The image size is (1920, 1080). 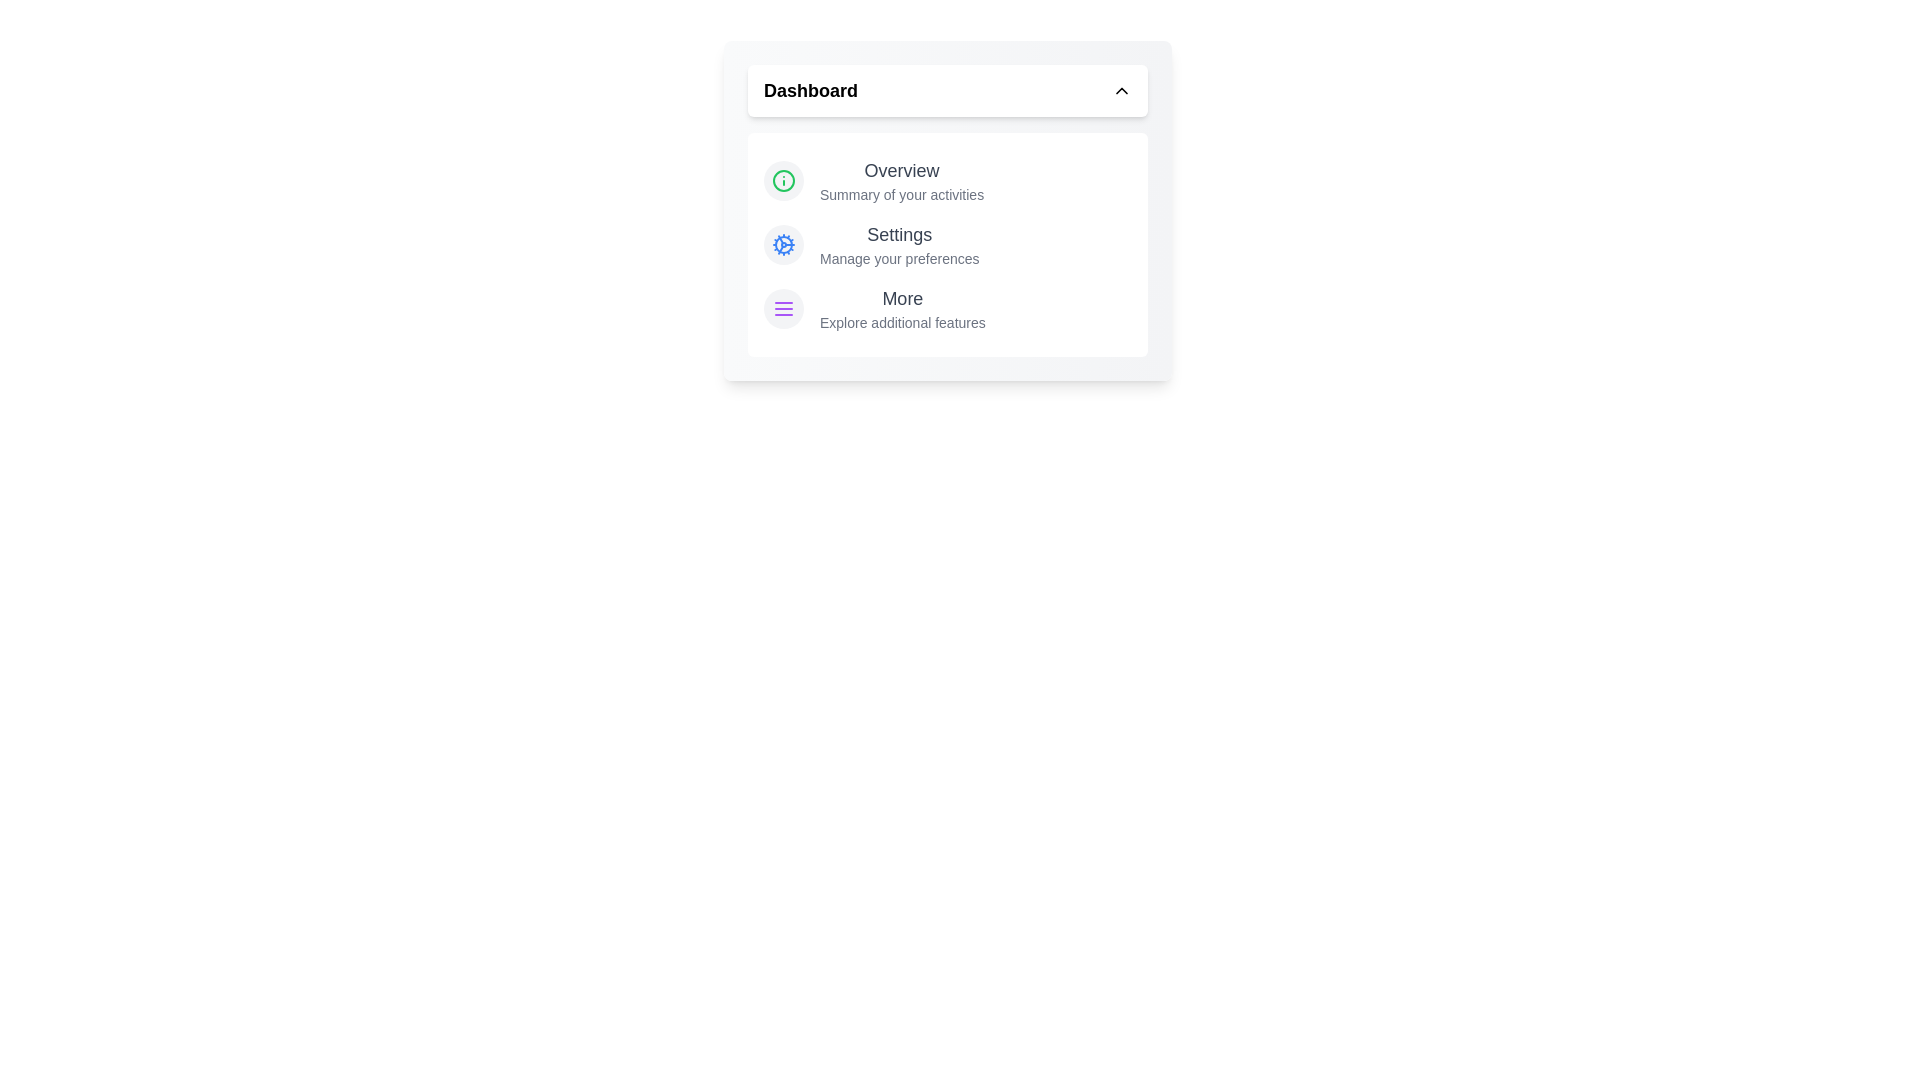 I want to click on the 'Settings' option in the menu, so click(x=897, y=244).